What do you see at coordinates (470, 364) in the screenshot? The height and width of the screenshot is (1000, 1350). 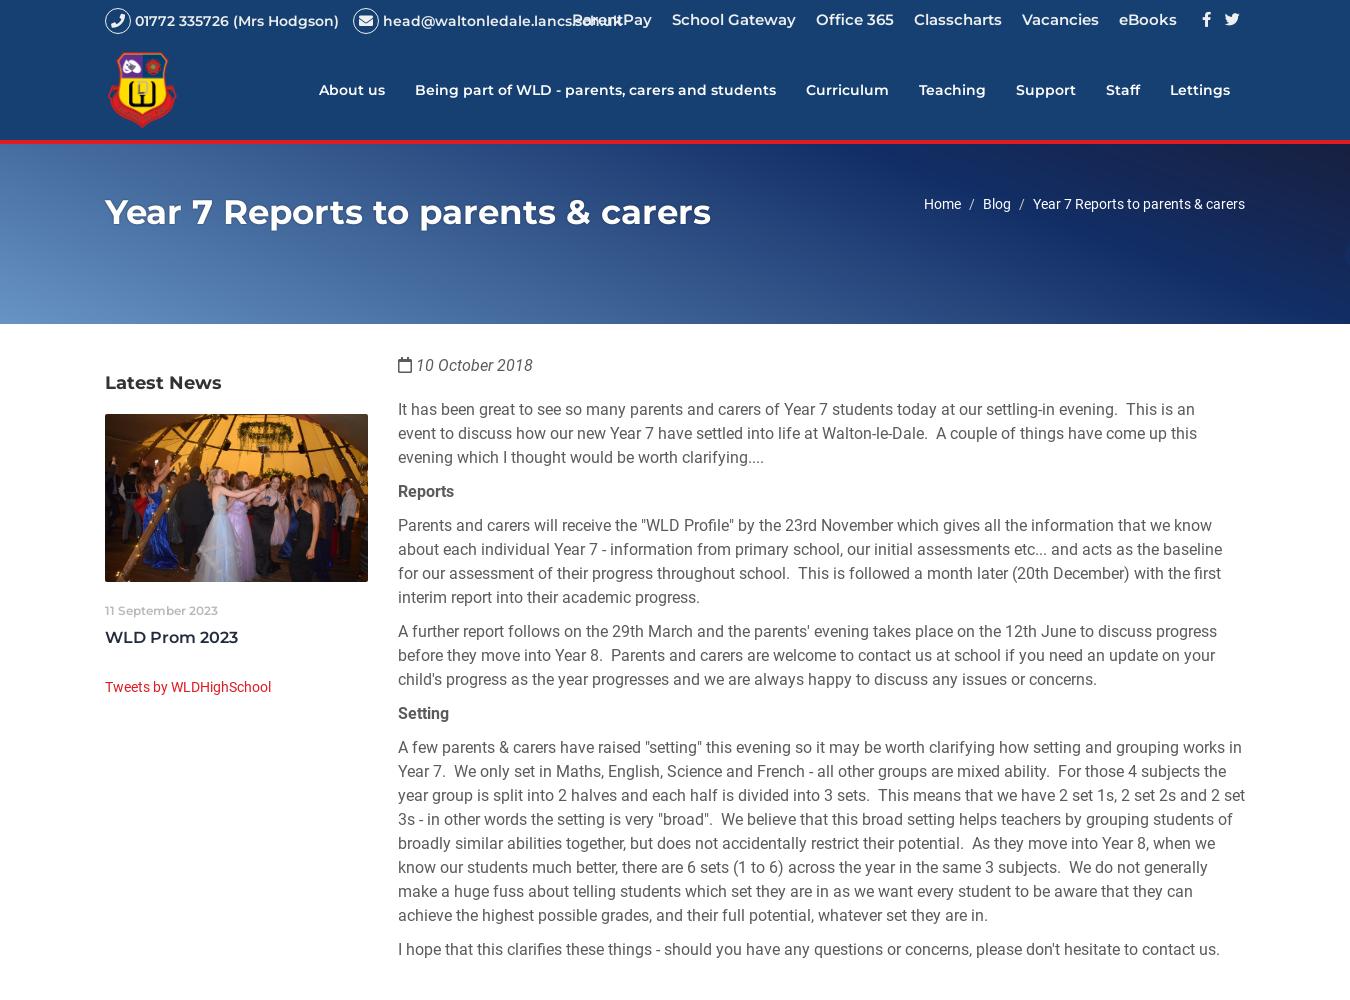 I see `'10 October 2018'` at bounding box center [470, 364].